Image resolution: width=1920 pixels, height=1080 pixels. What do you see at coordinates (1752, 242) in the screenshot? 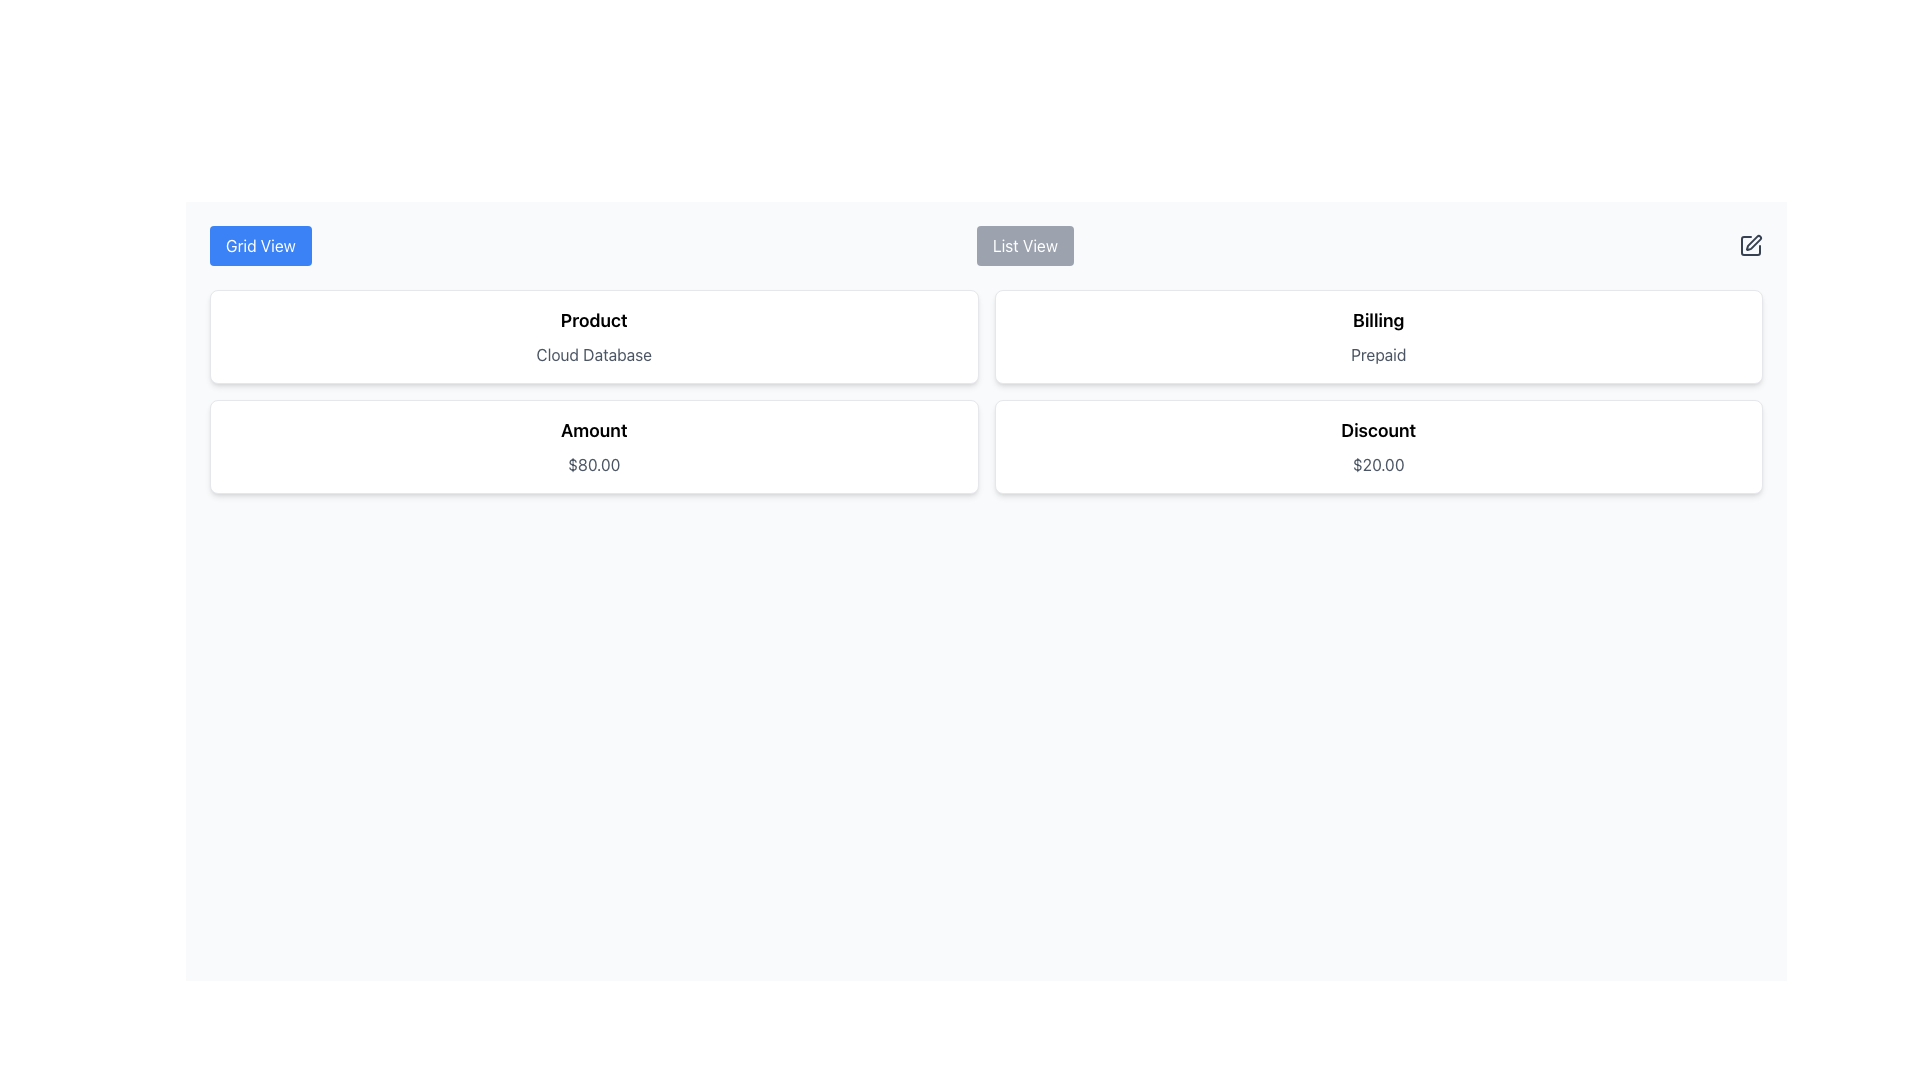
I see `the edit button located in the top-right corner of the interface` at bounding box center [1752, 242].